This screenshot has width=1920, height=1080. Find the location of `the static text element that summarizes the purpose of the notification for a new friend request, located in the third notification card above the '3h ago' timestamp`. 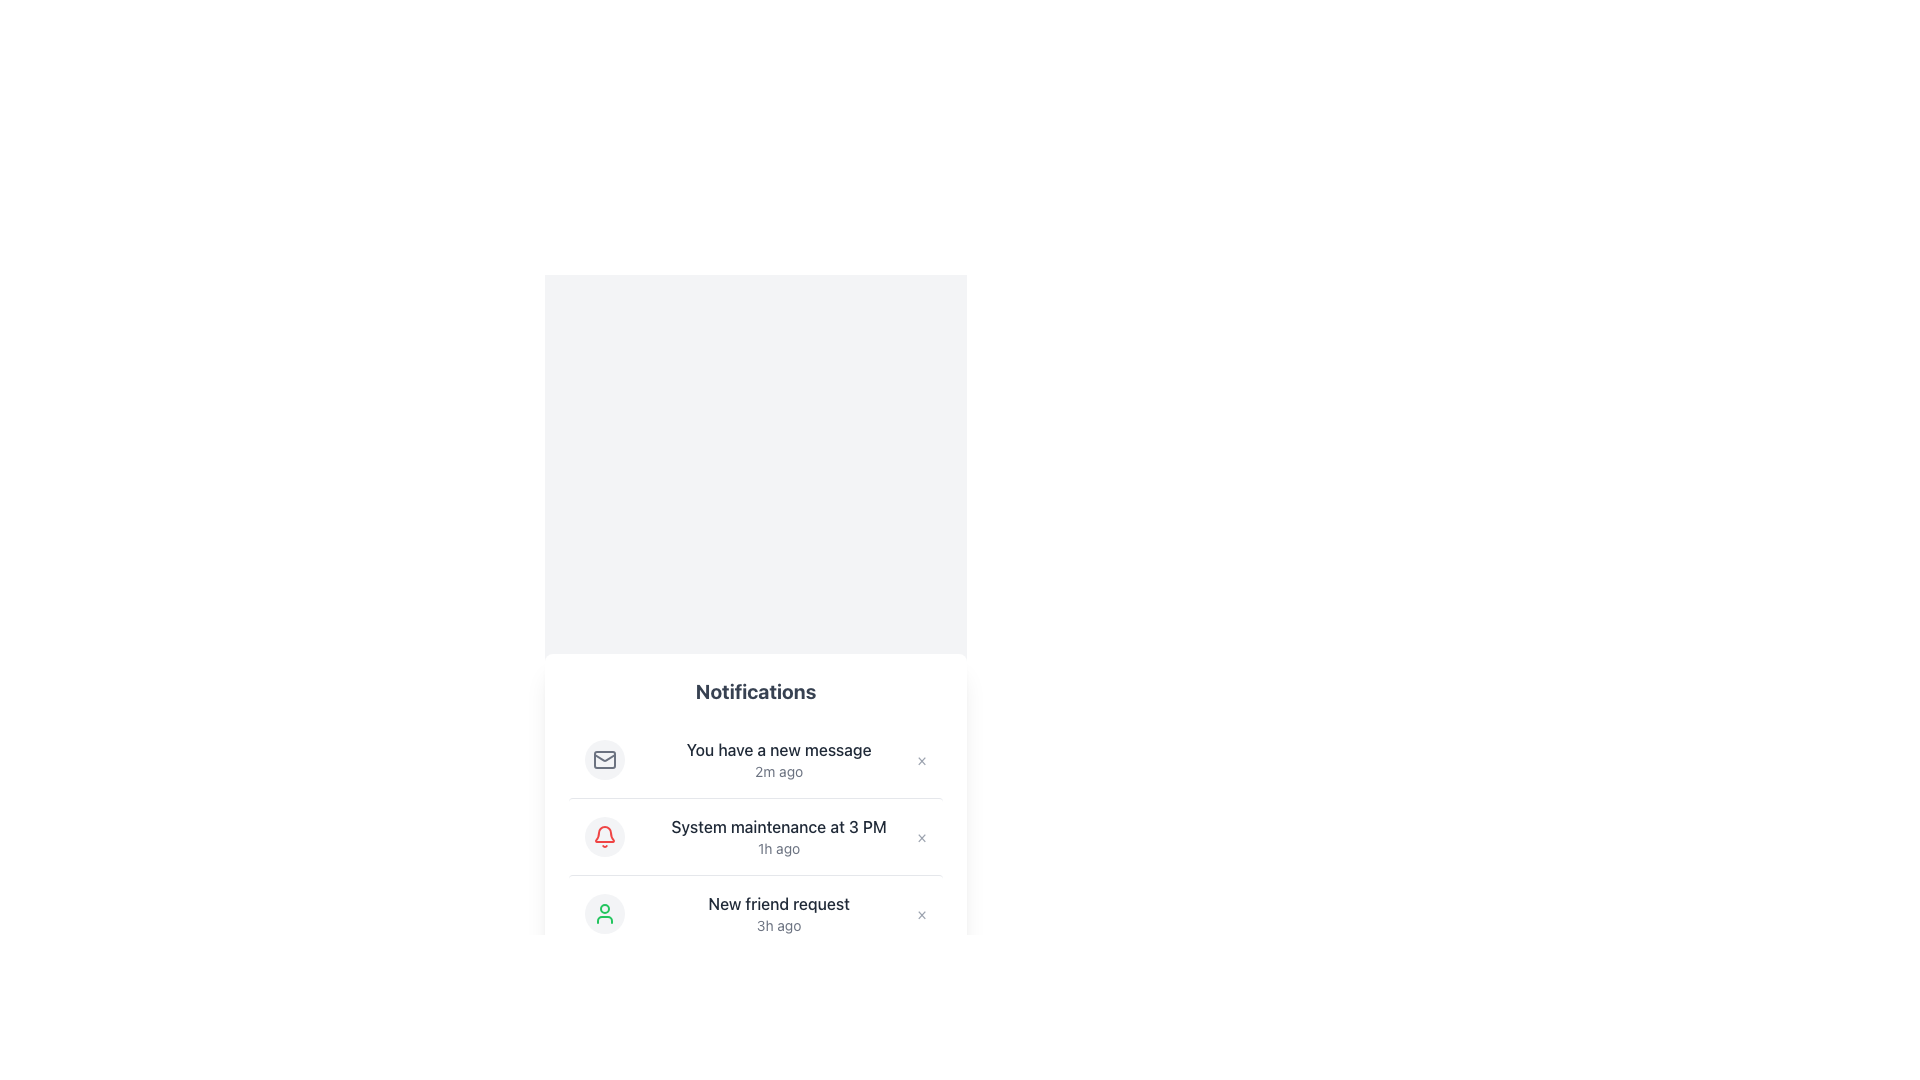

the static text element that summarizes the purpose of the notification for a new friend request, located in the third notification card above the '3h ago' timestamp is located at coordinates (778, 903).